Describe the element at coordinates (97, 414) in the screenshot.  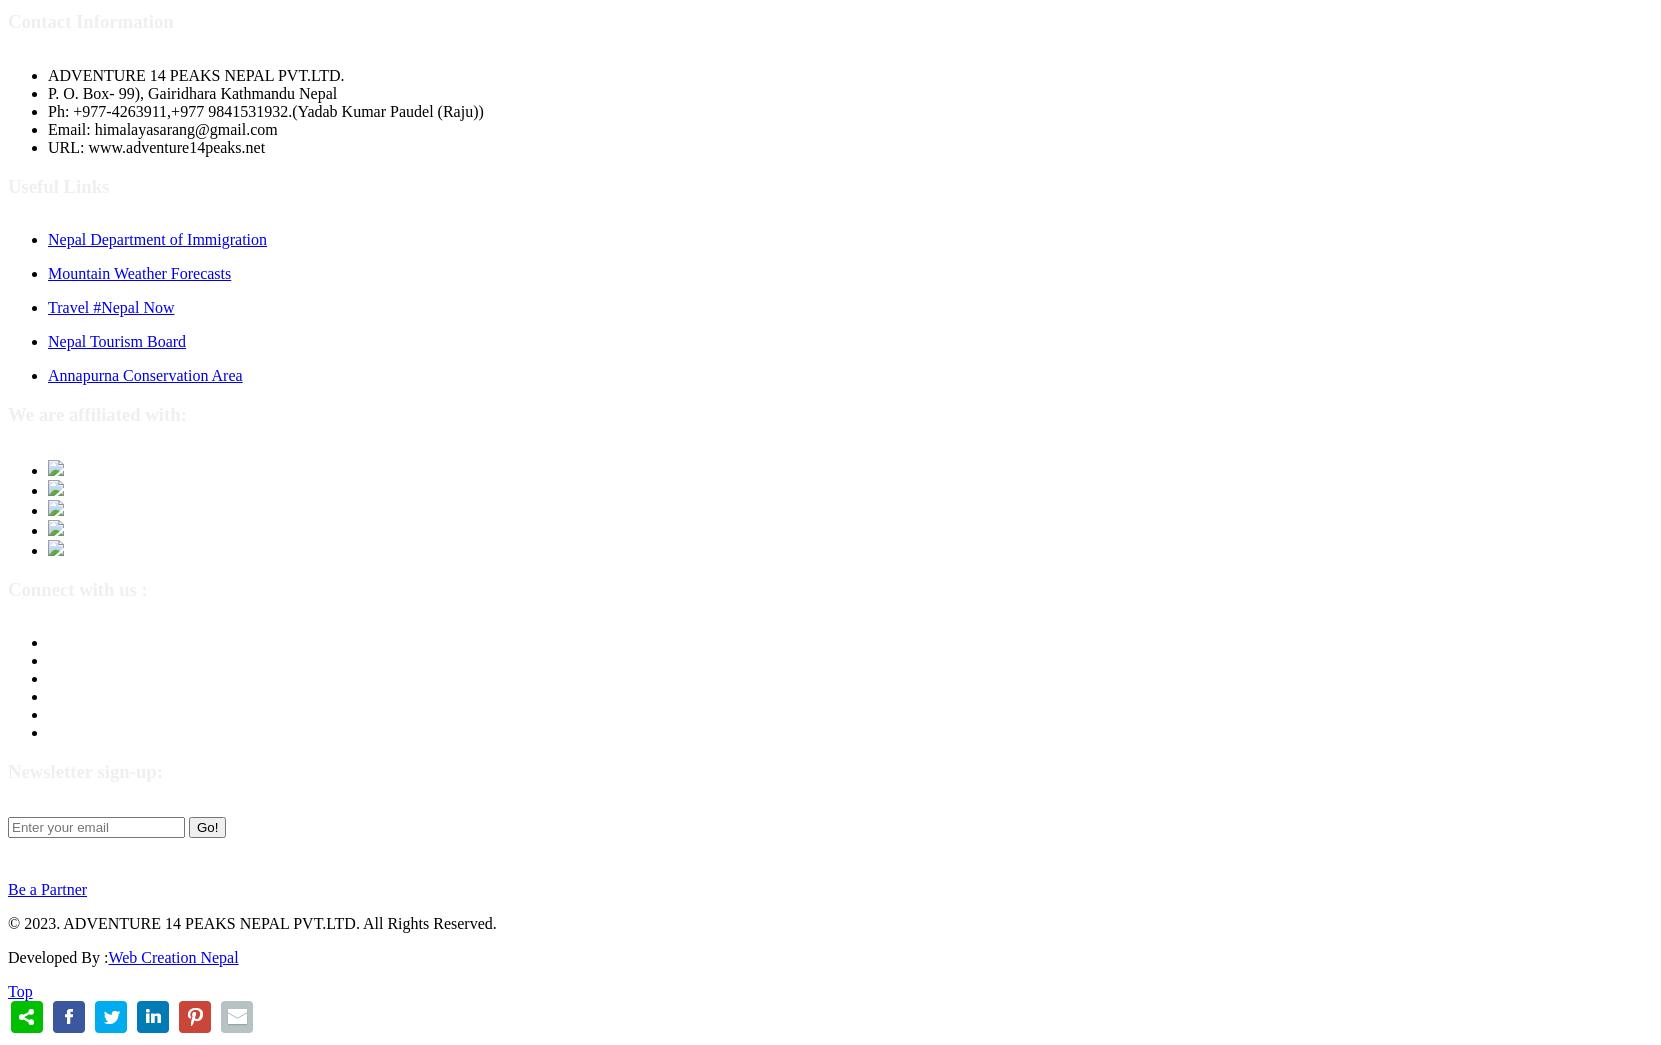
I see `'We are affiliated with:'` at that location.